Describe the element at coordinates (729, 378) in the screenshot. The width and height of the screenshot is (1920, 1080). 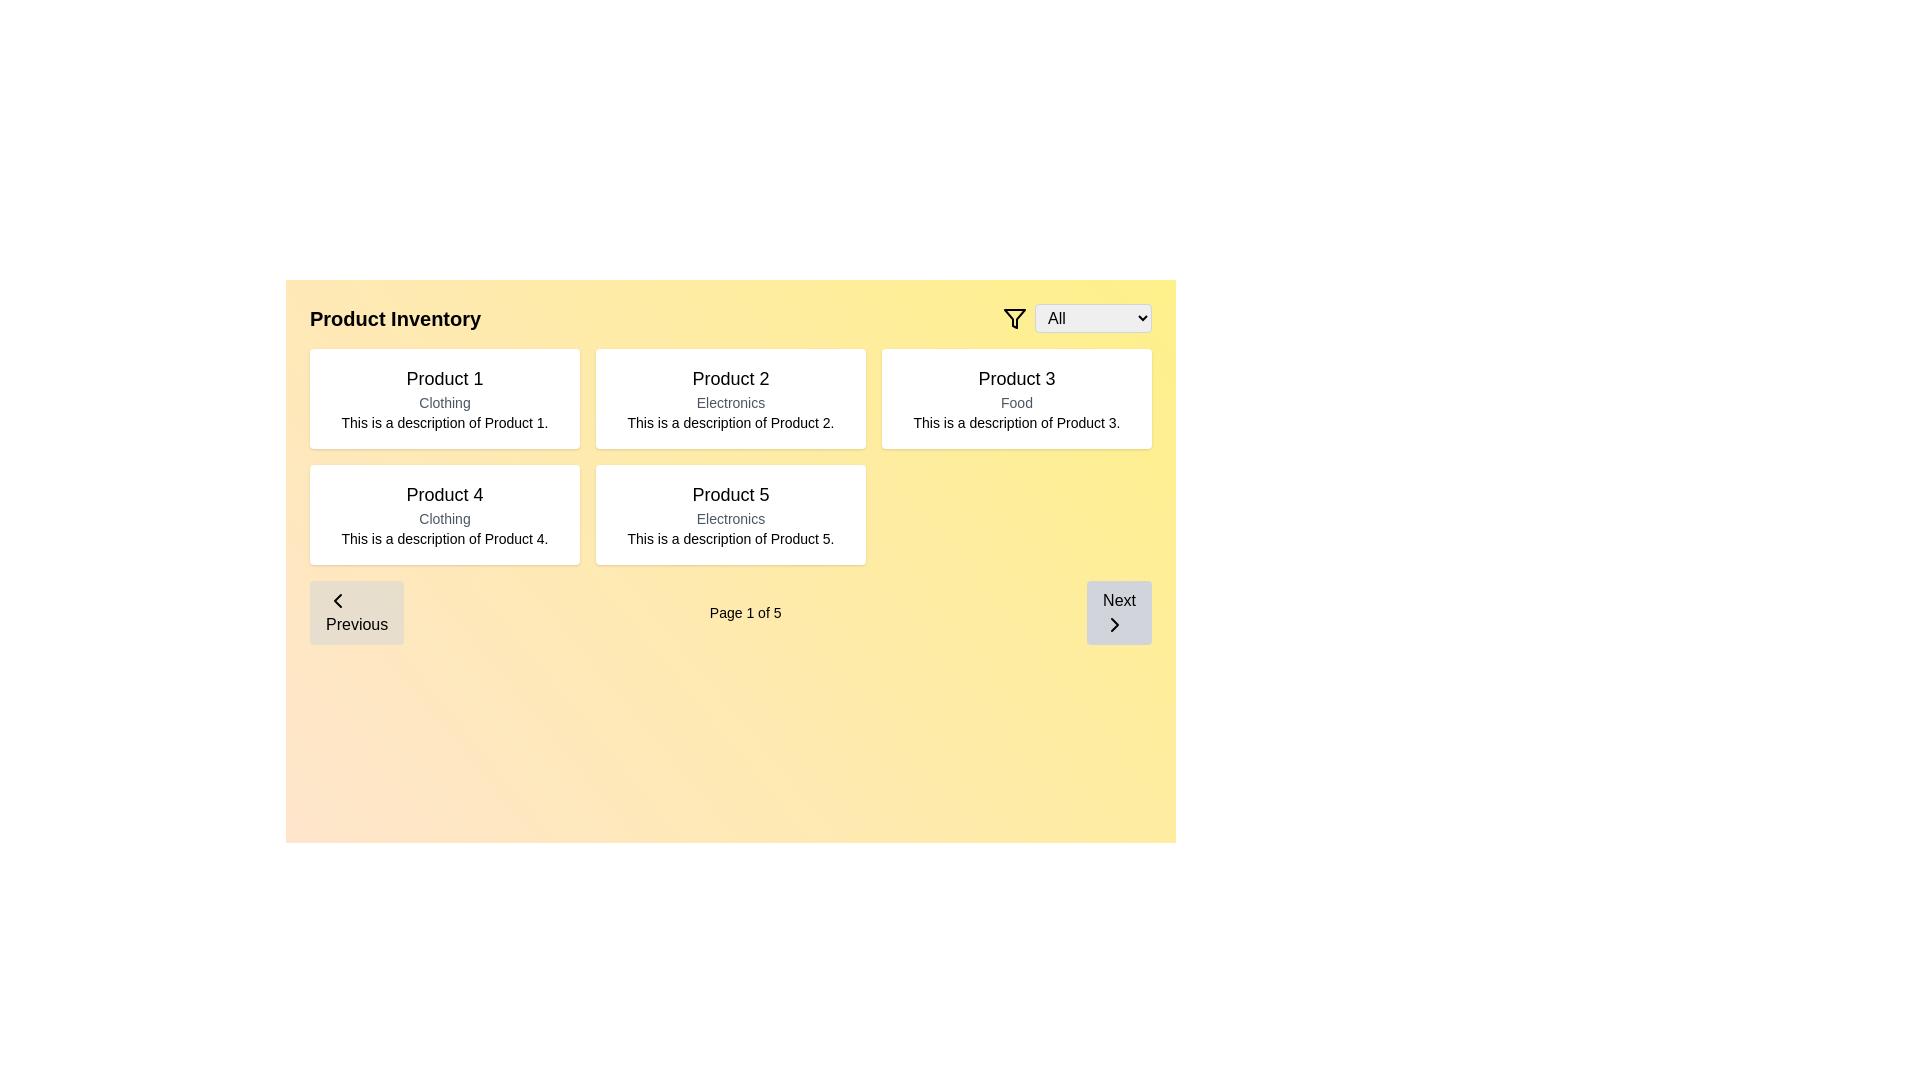
I see `the 'Product 2' heading element, which is styled in bold and large font, located at the top of the product card in the grid layout` at that location.